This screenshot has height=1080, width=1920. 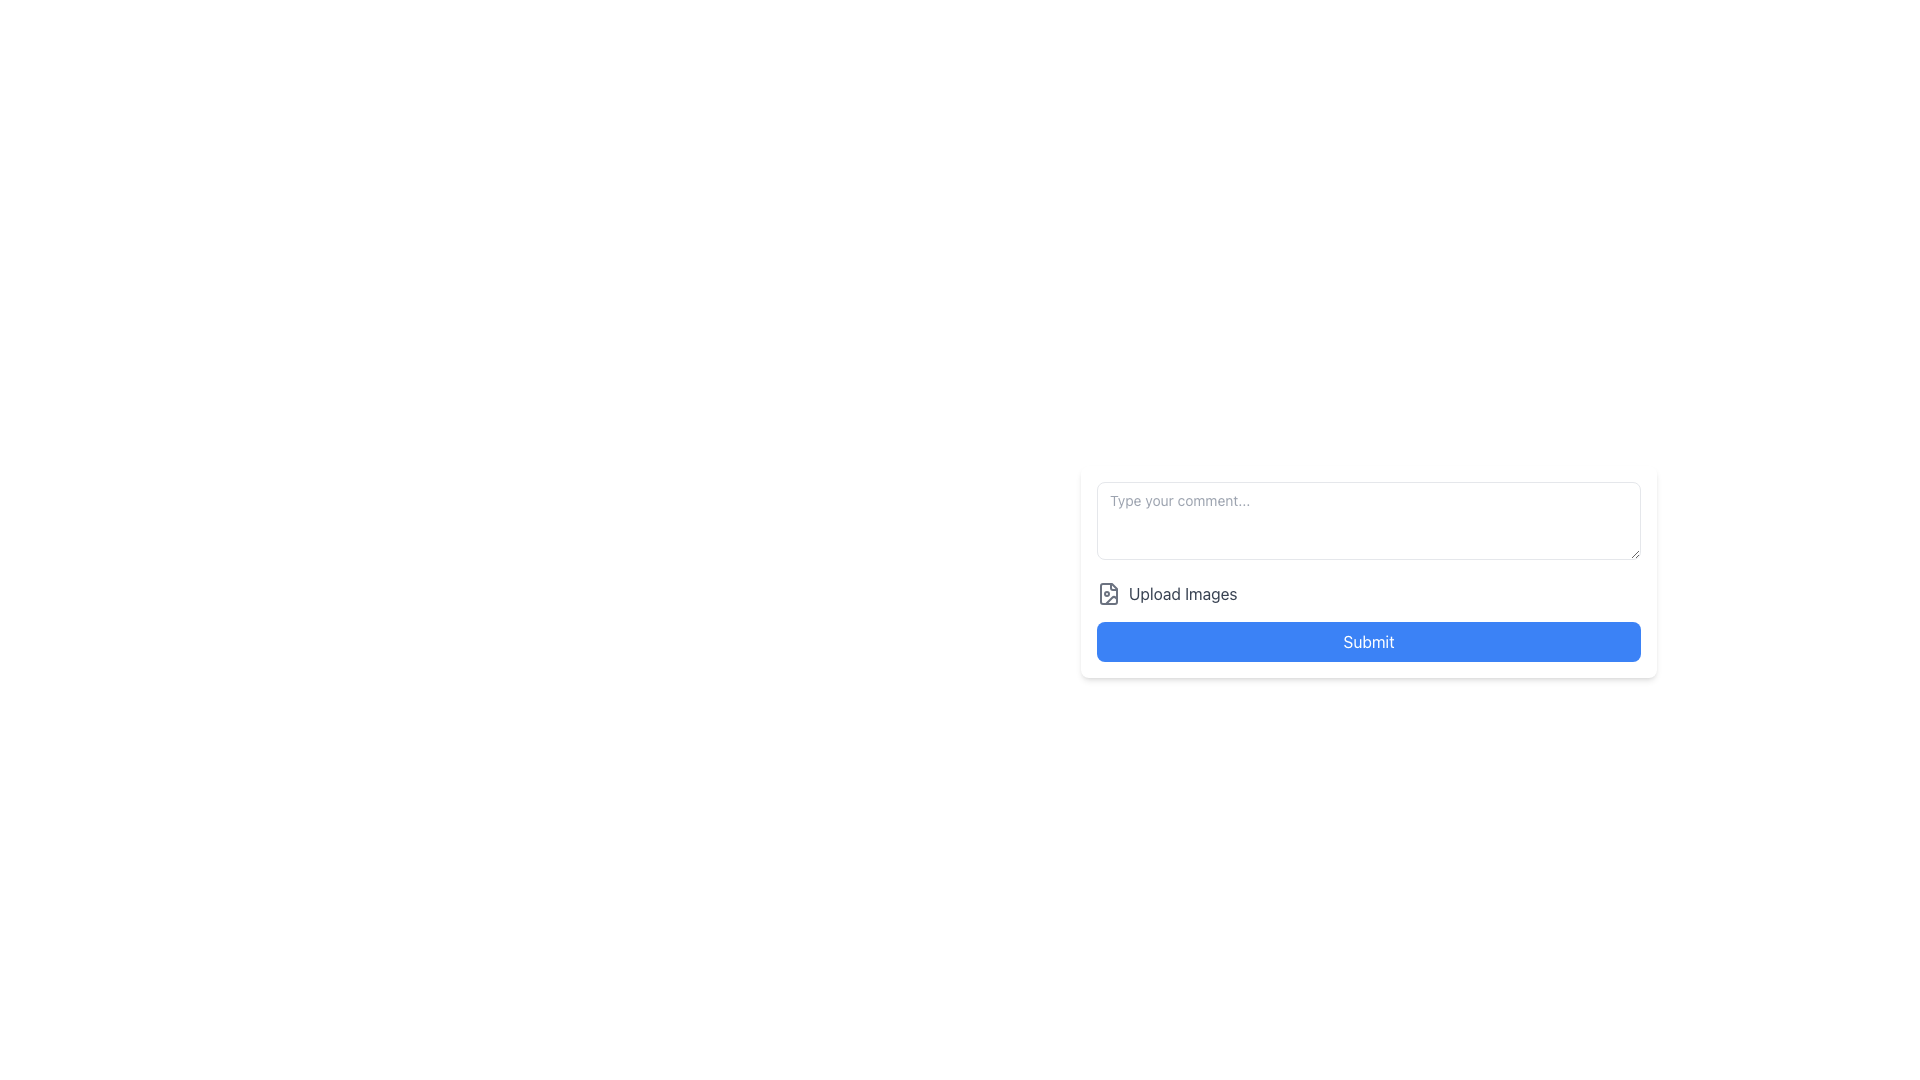 I want to click on the 'Submit' button with a bright blue background and white text by, so click(x=1367, y=641).